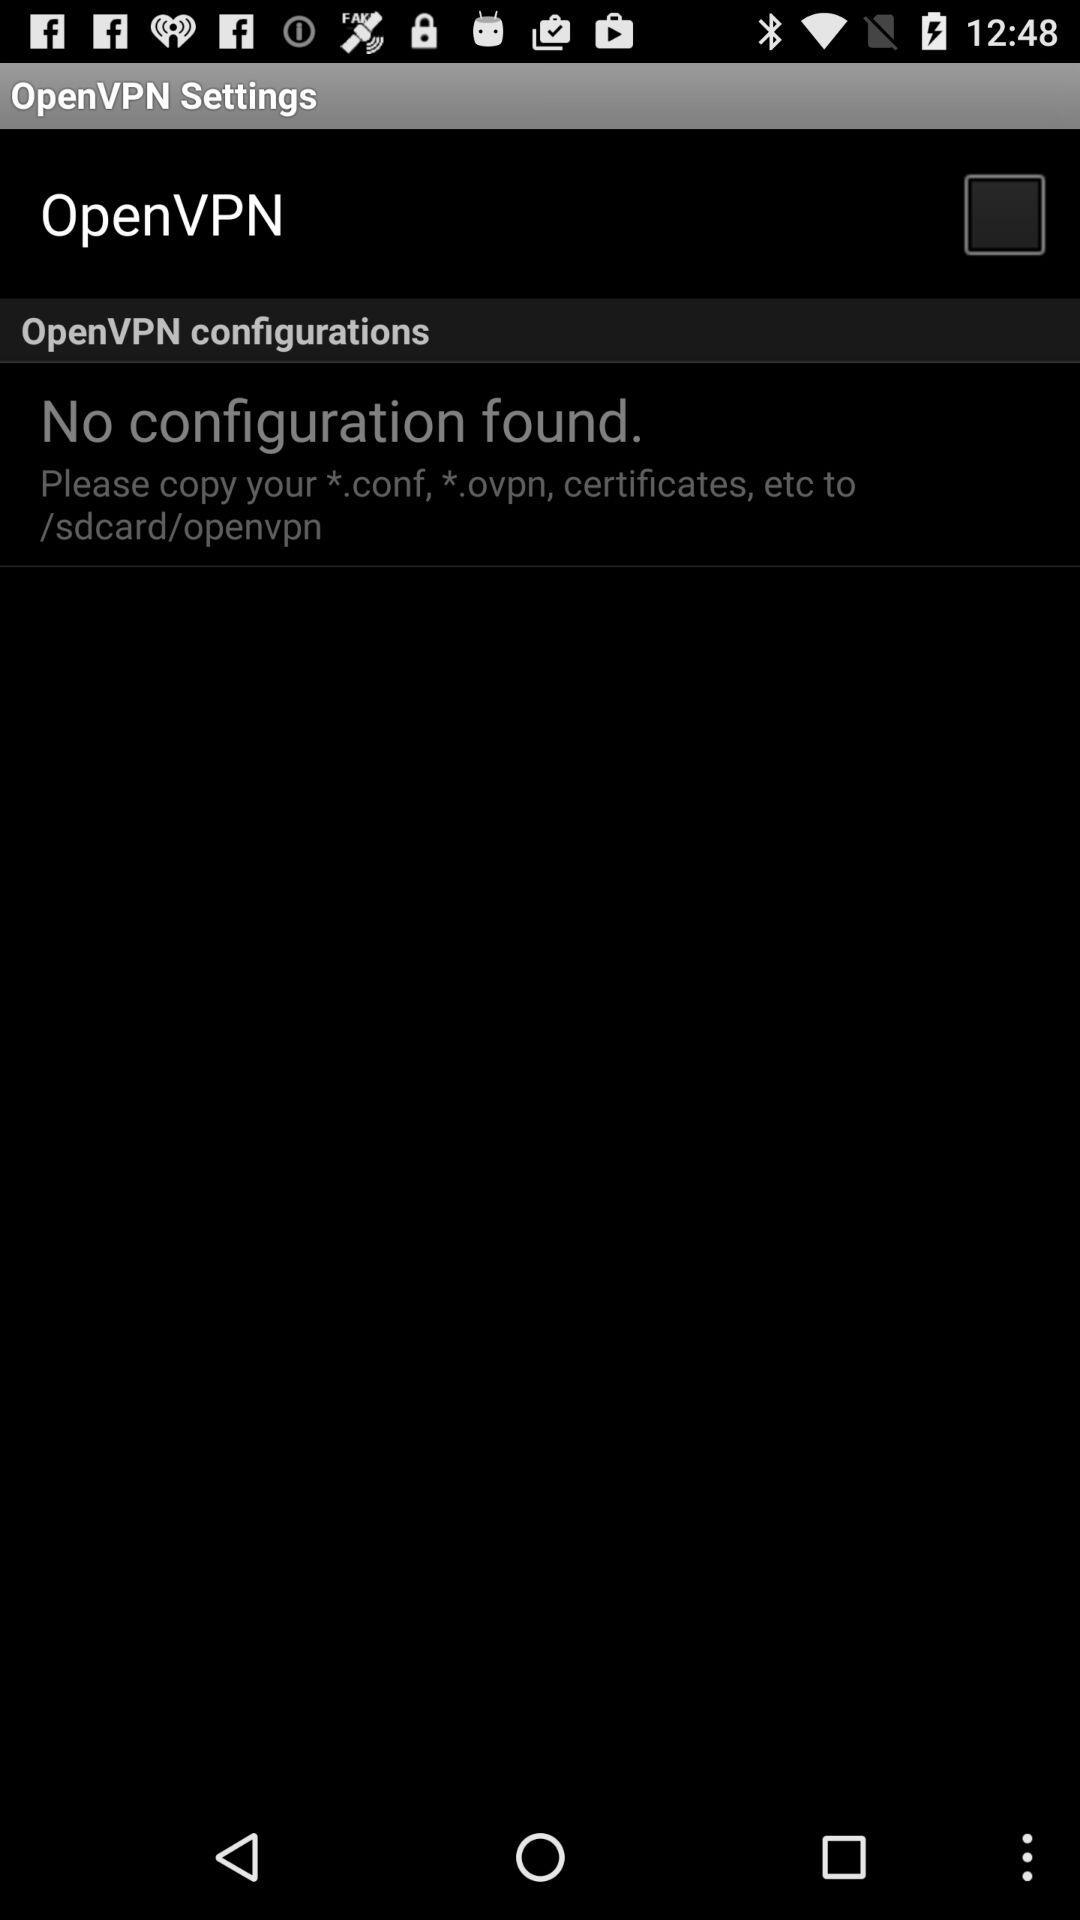 The width and height of the screenshot is (1080, 1920). I want to click on checkbox at the top right corner, so click(1003, 212).